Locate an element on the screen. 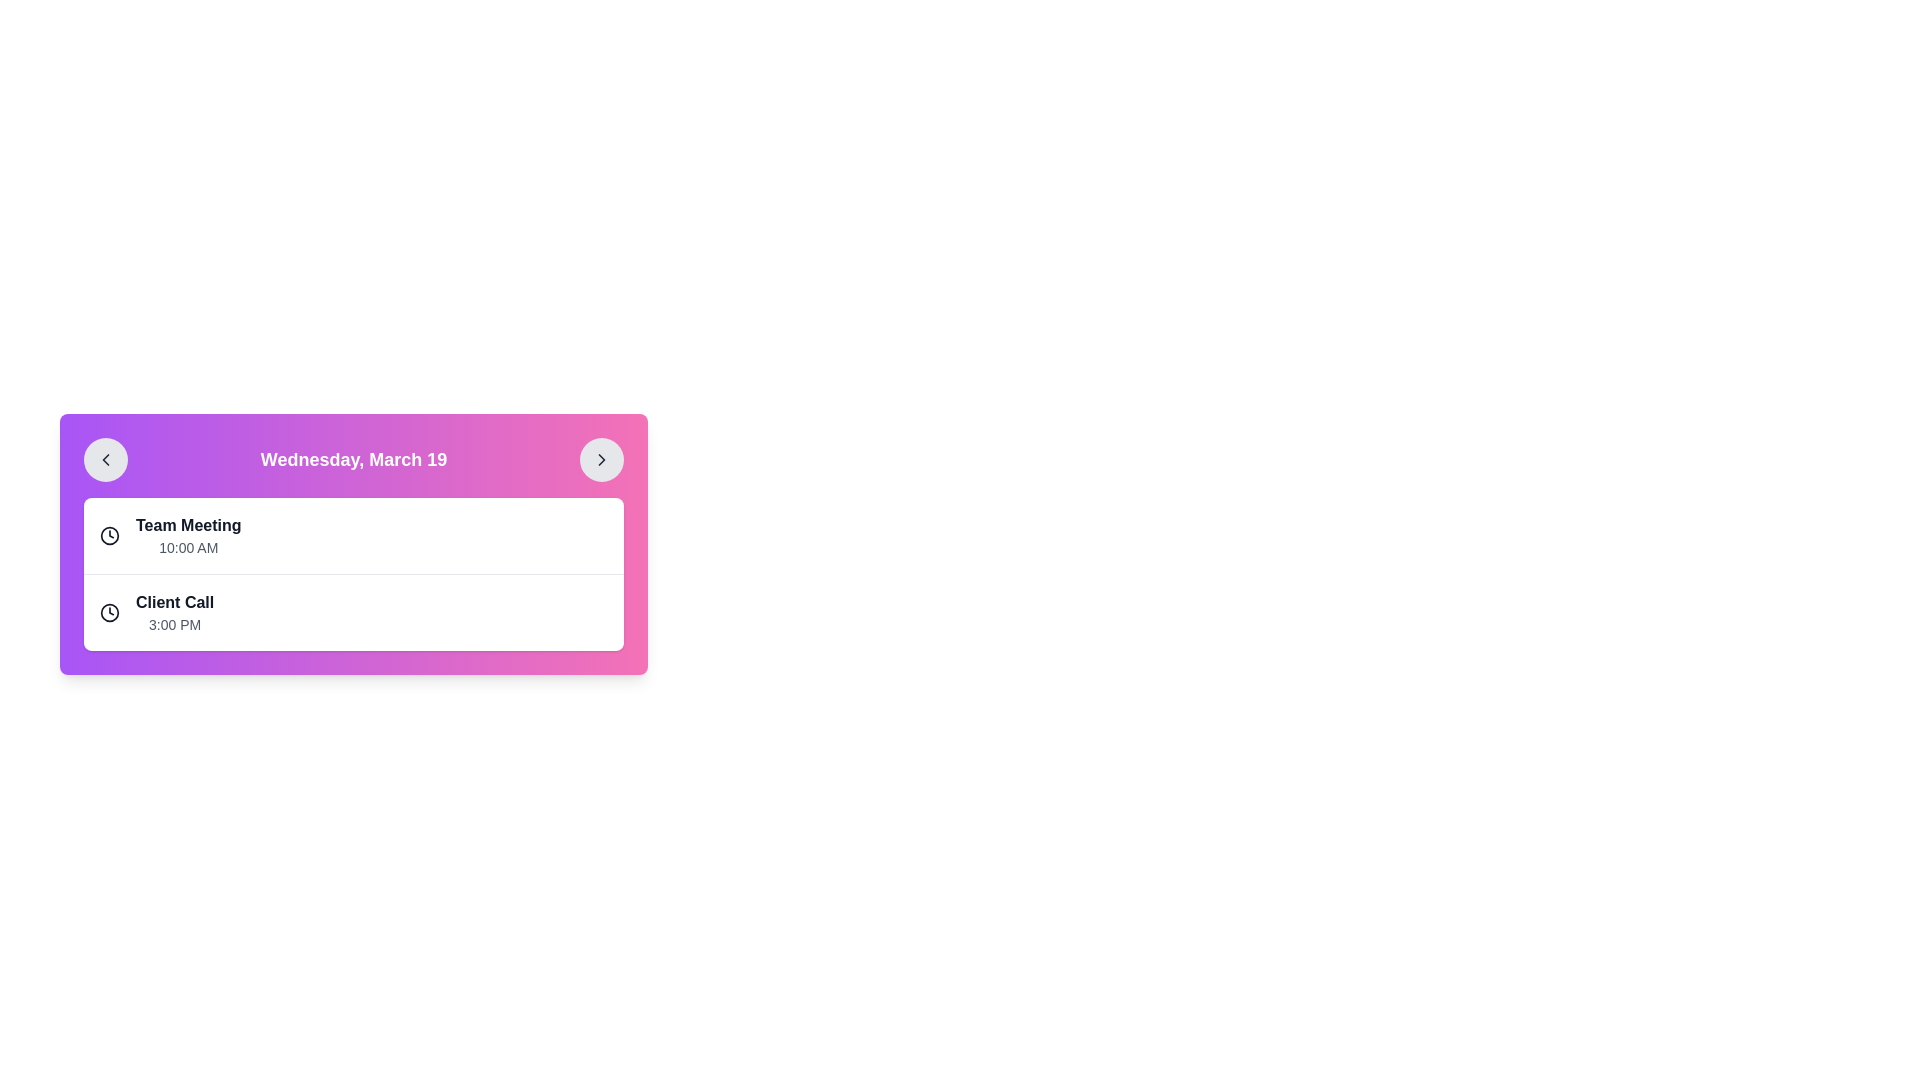 Image resolution: width=1920 pixels, height=1080 pixels. the left-pointing arrow SVG icon embedded in the rounded button located in the top-left corner of the interface's header section is located at coordinates (104, 459).